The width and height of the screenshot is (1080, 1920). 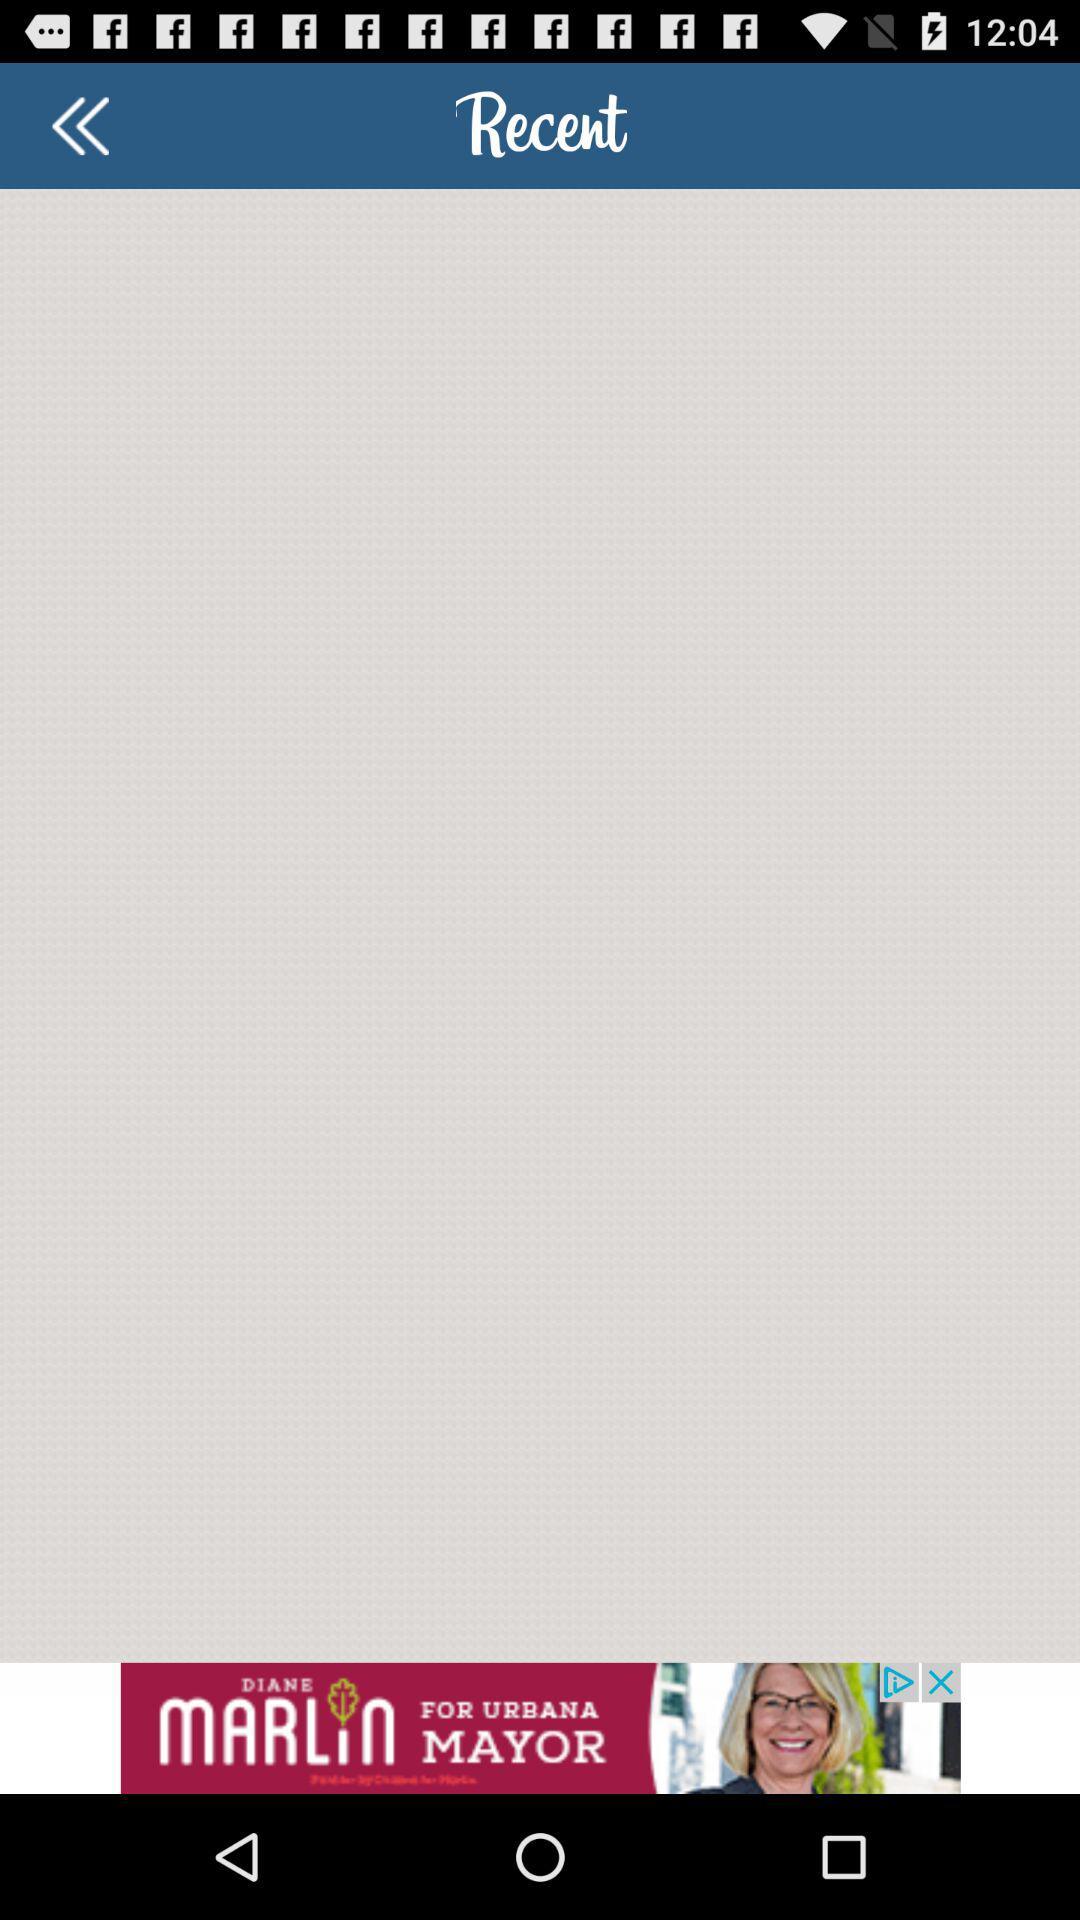 I want to click on the av_rewind icon, so click(x=79, y=133).